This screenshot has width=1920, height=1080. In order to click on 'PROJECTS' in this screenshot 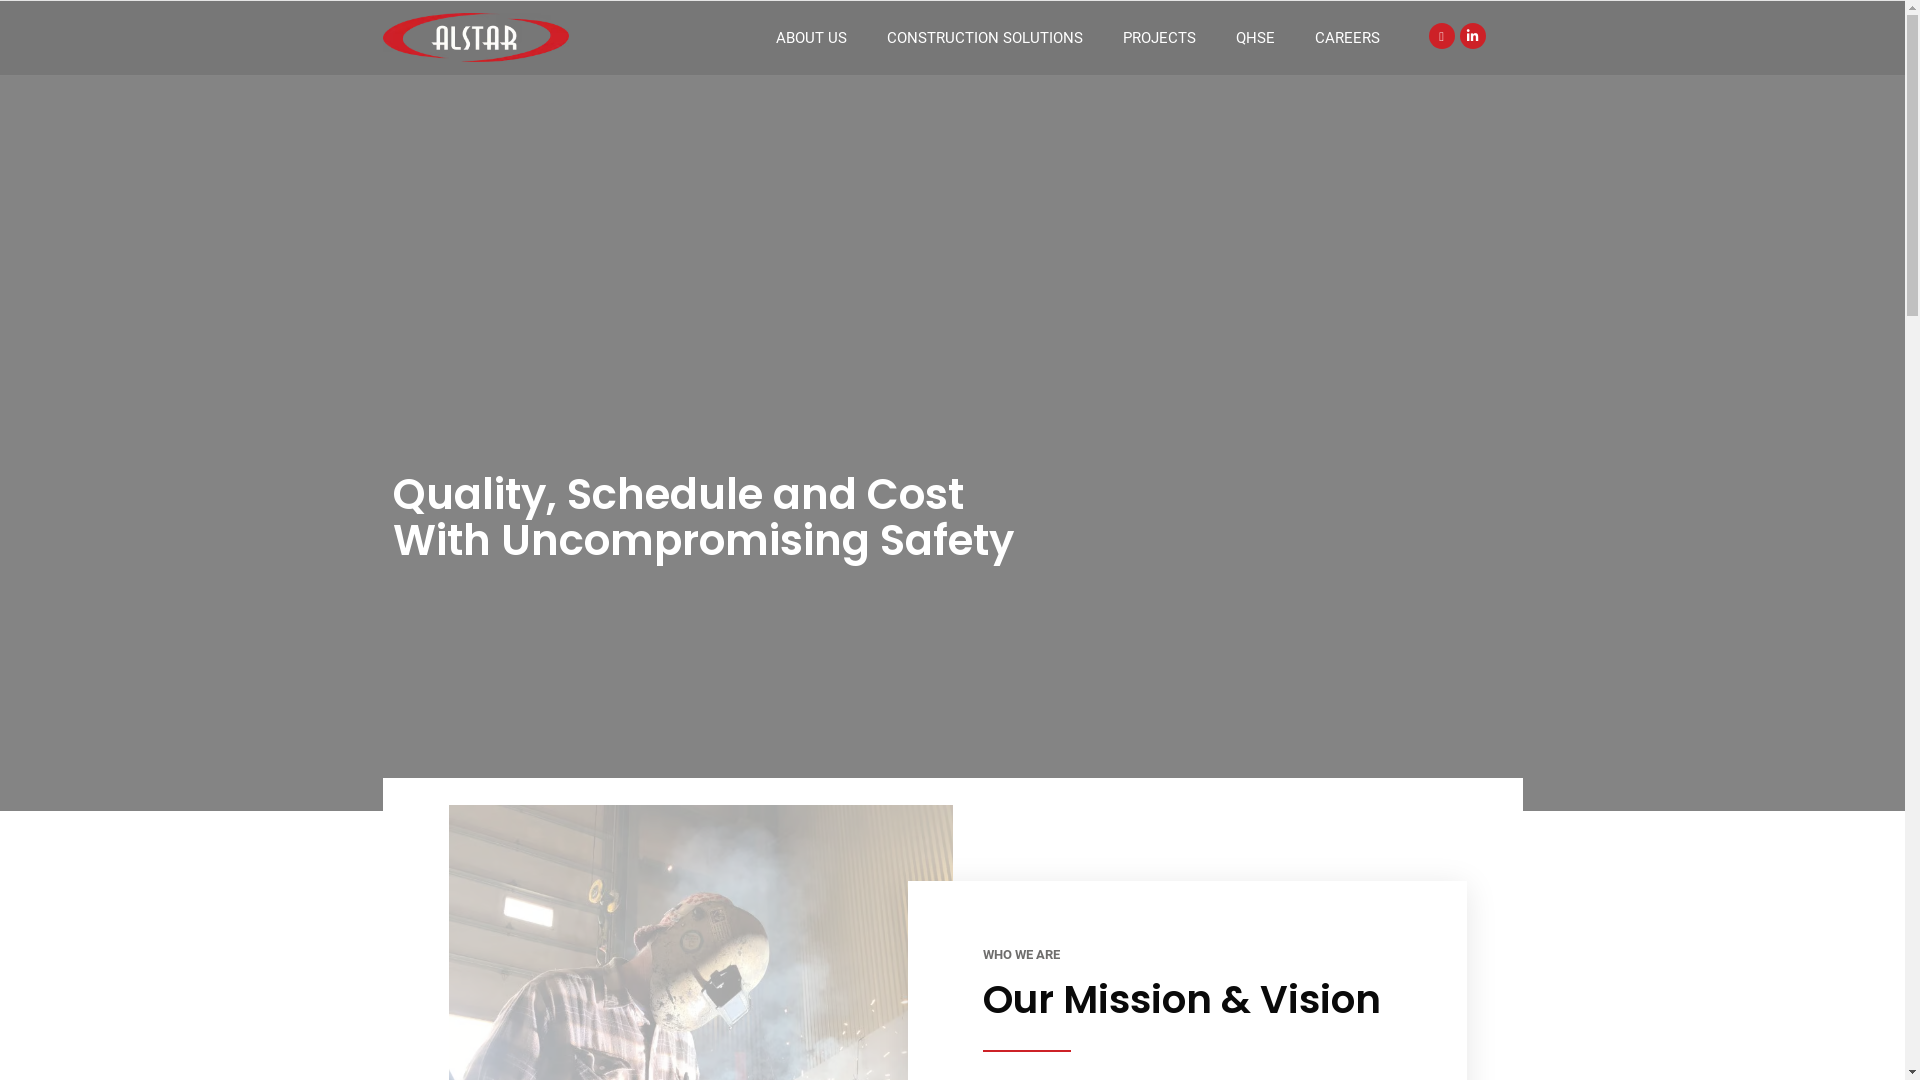, I will do `click(1159, 38)`.